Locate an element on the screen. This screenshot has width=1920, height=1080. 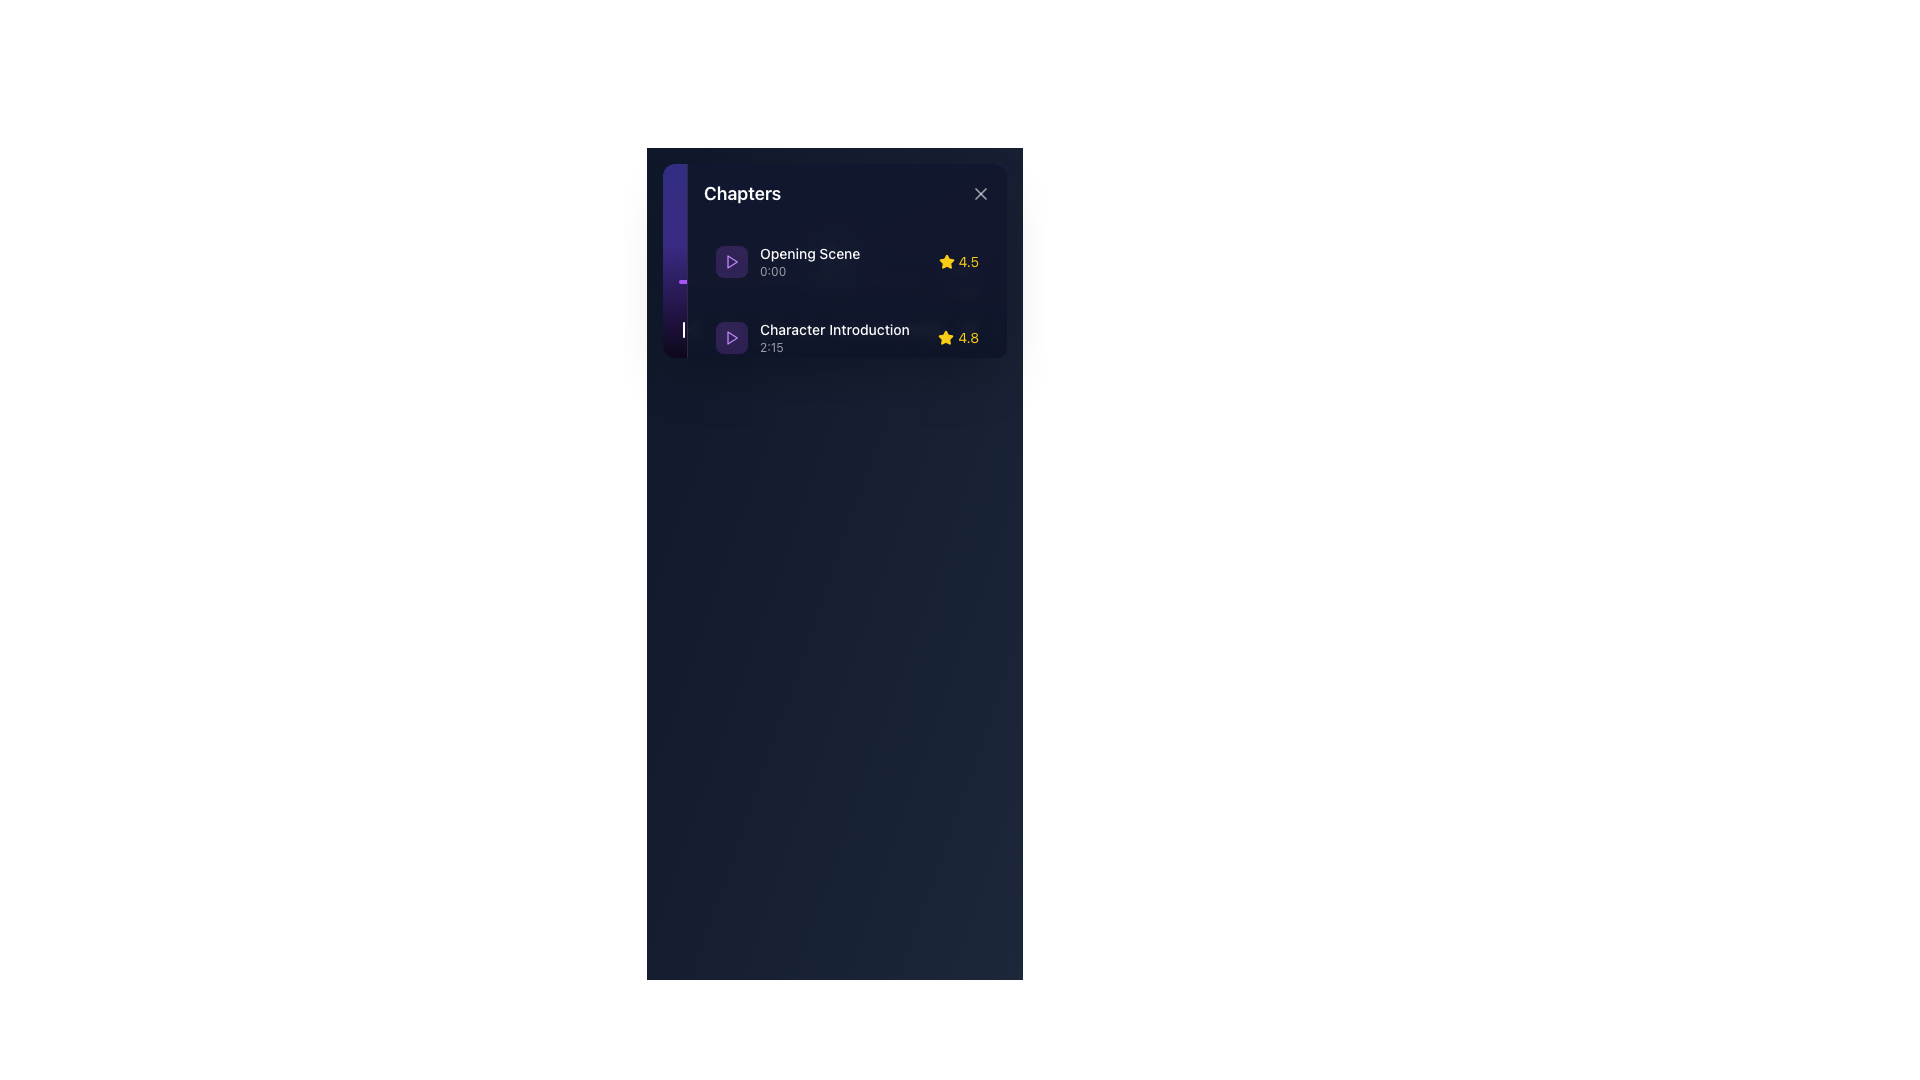
the first chapter entry in the sidebar that provides details for the content chapter, including its title, start time, and rating is located at coordinates (847, 261).